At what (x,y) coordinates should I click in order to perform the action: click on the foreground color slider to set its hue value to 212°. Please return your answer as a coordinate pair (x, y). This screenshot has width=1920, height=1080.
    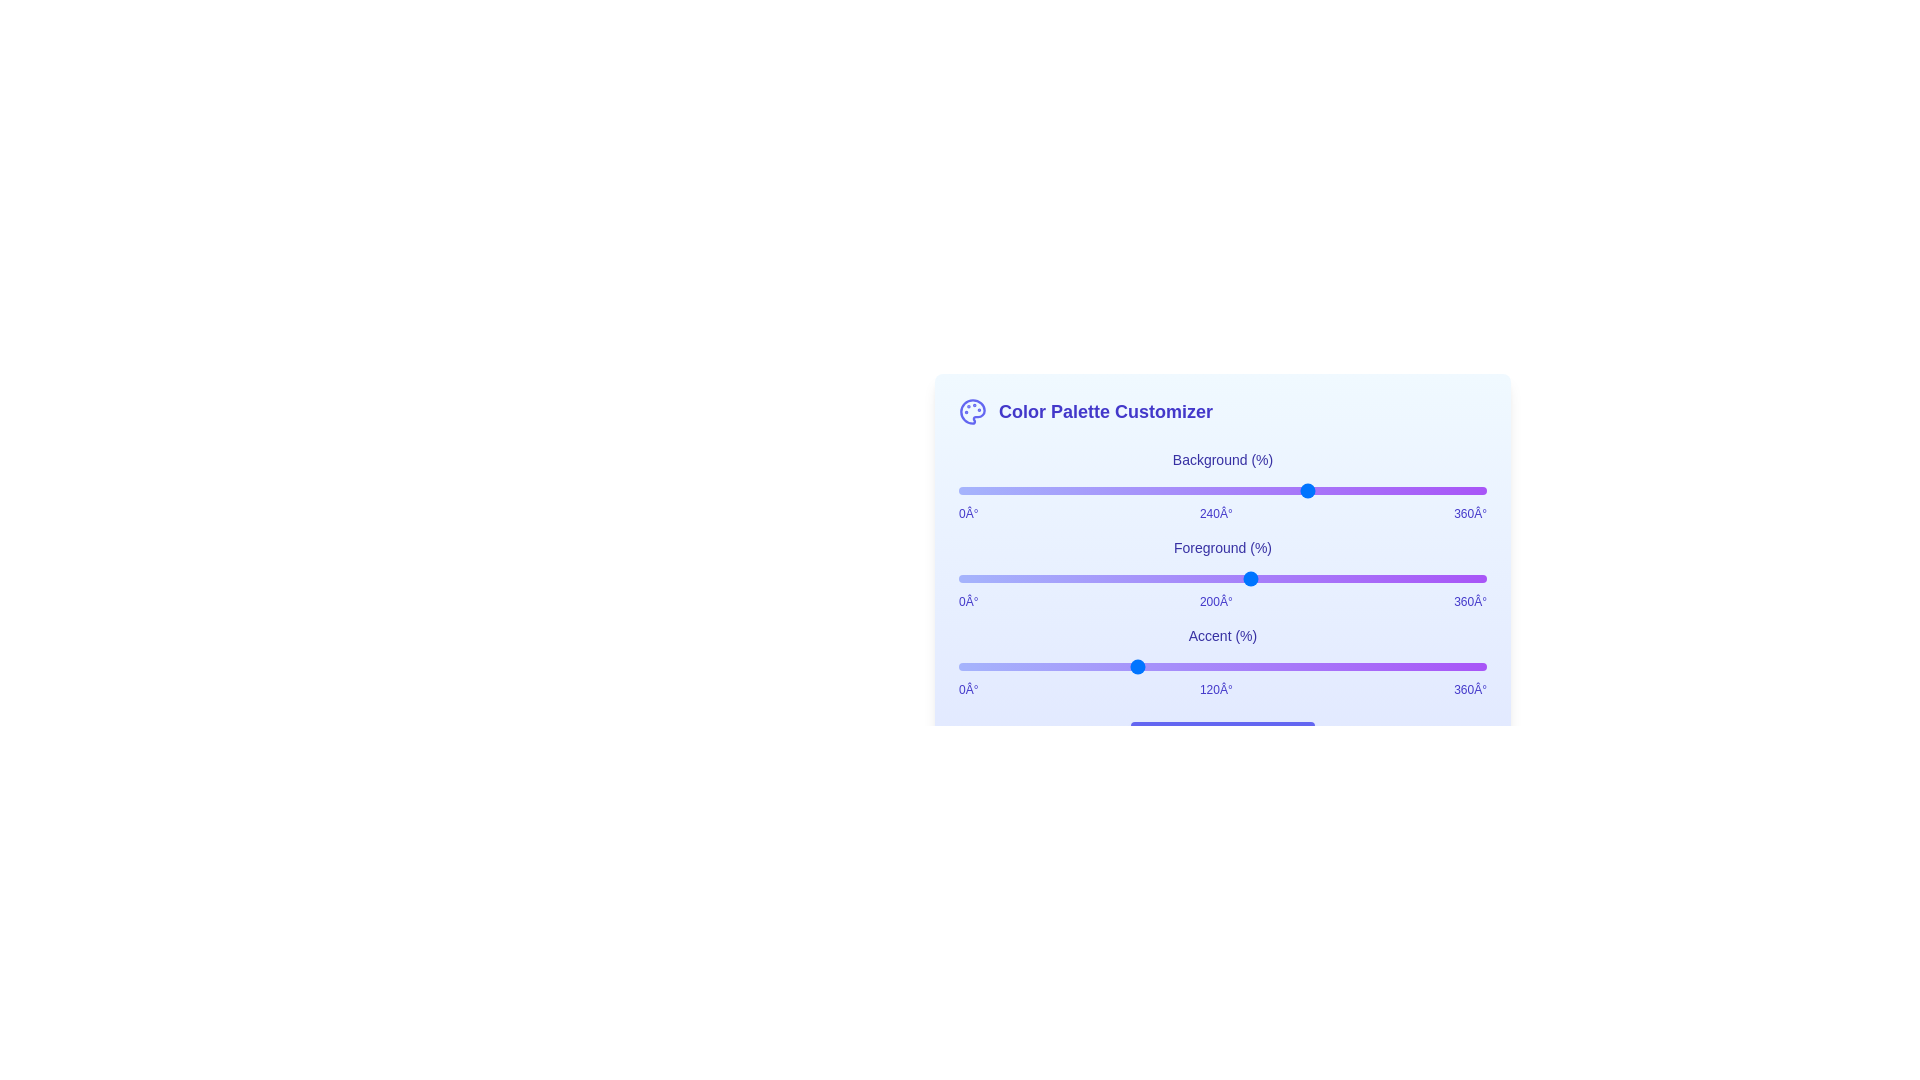
    Looking at the image, I should click on (1268, 578).